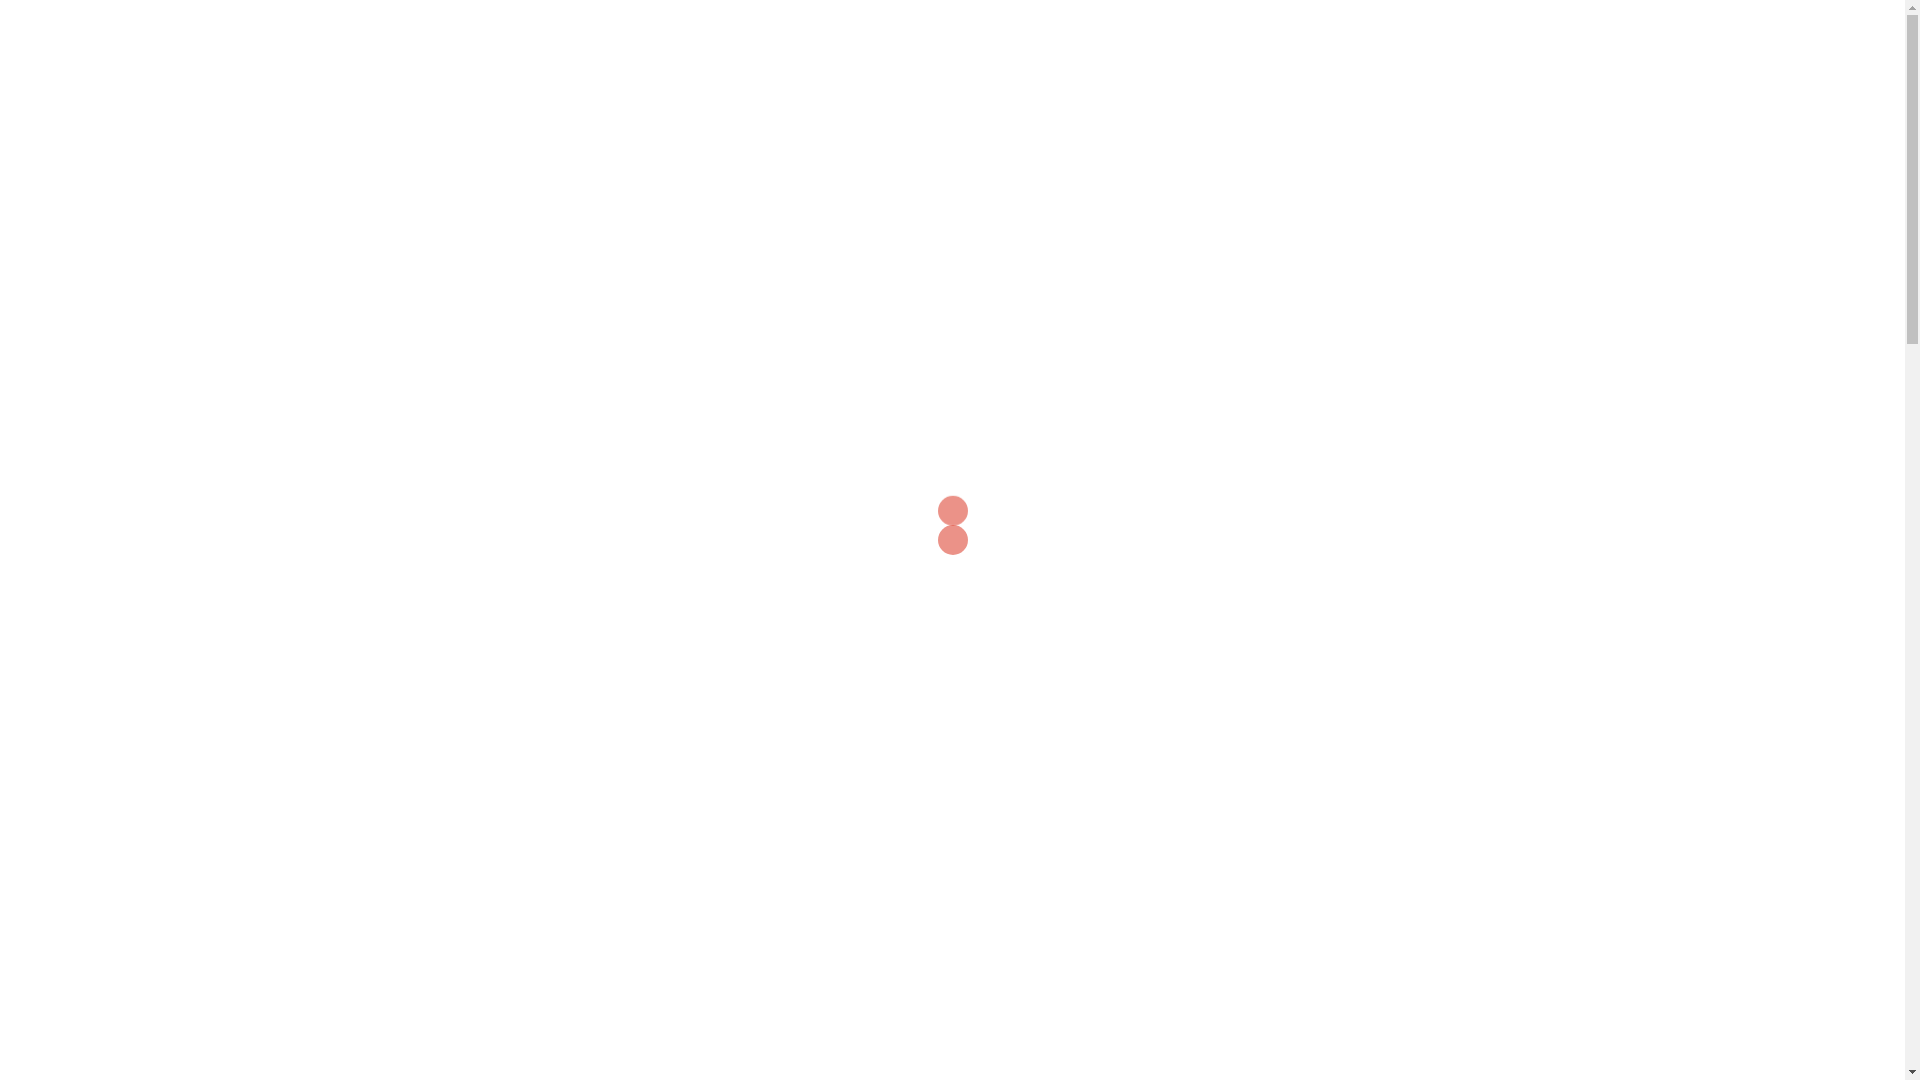  Describe the element at coordinates (1213, 68) in the screenshot. I see `'Aktuelles'` at that location.